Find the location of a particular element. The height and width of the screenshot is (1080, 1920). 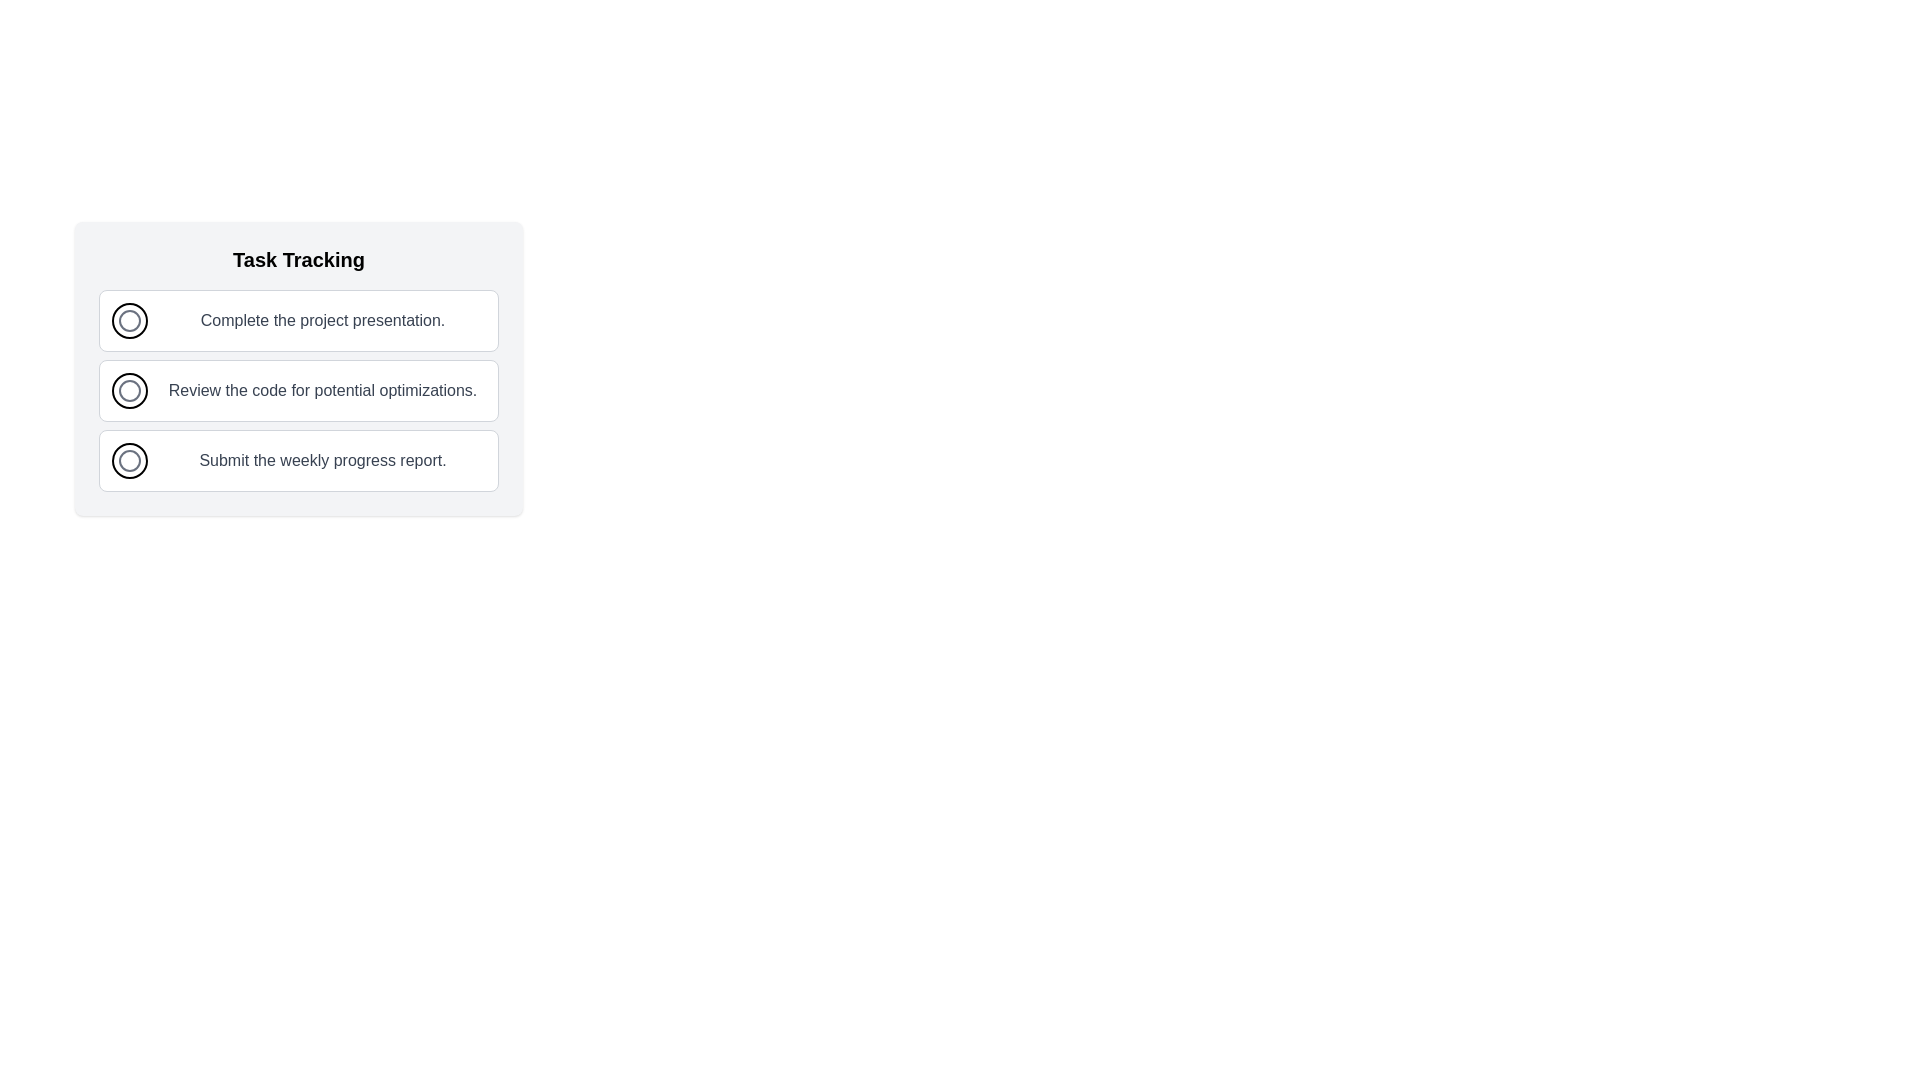

the first toggle button in the vertical list is located at coordinates (128, 319).